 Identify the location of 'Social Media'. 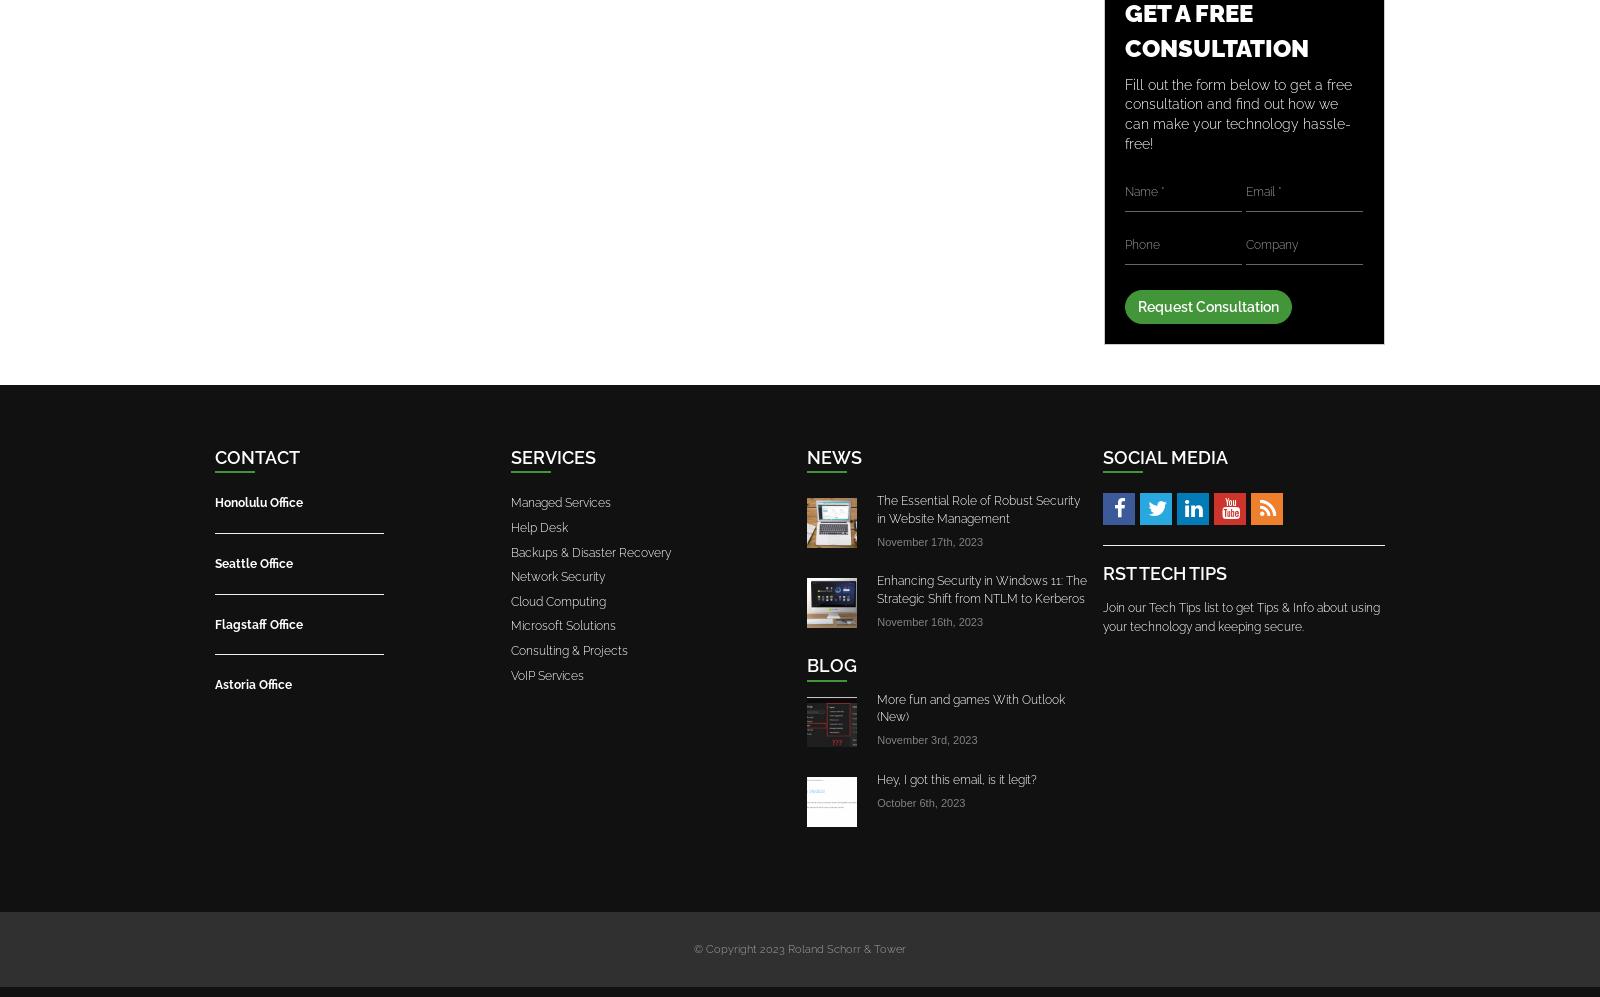
(1165, 457).